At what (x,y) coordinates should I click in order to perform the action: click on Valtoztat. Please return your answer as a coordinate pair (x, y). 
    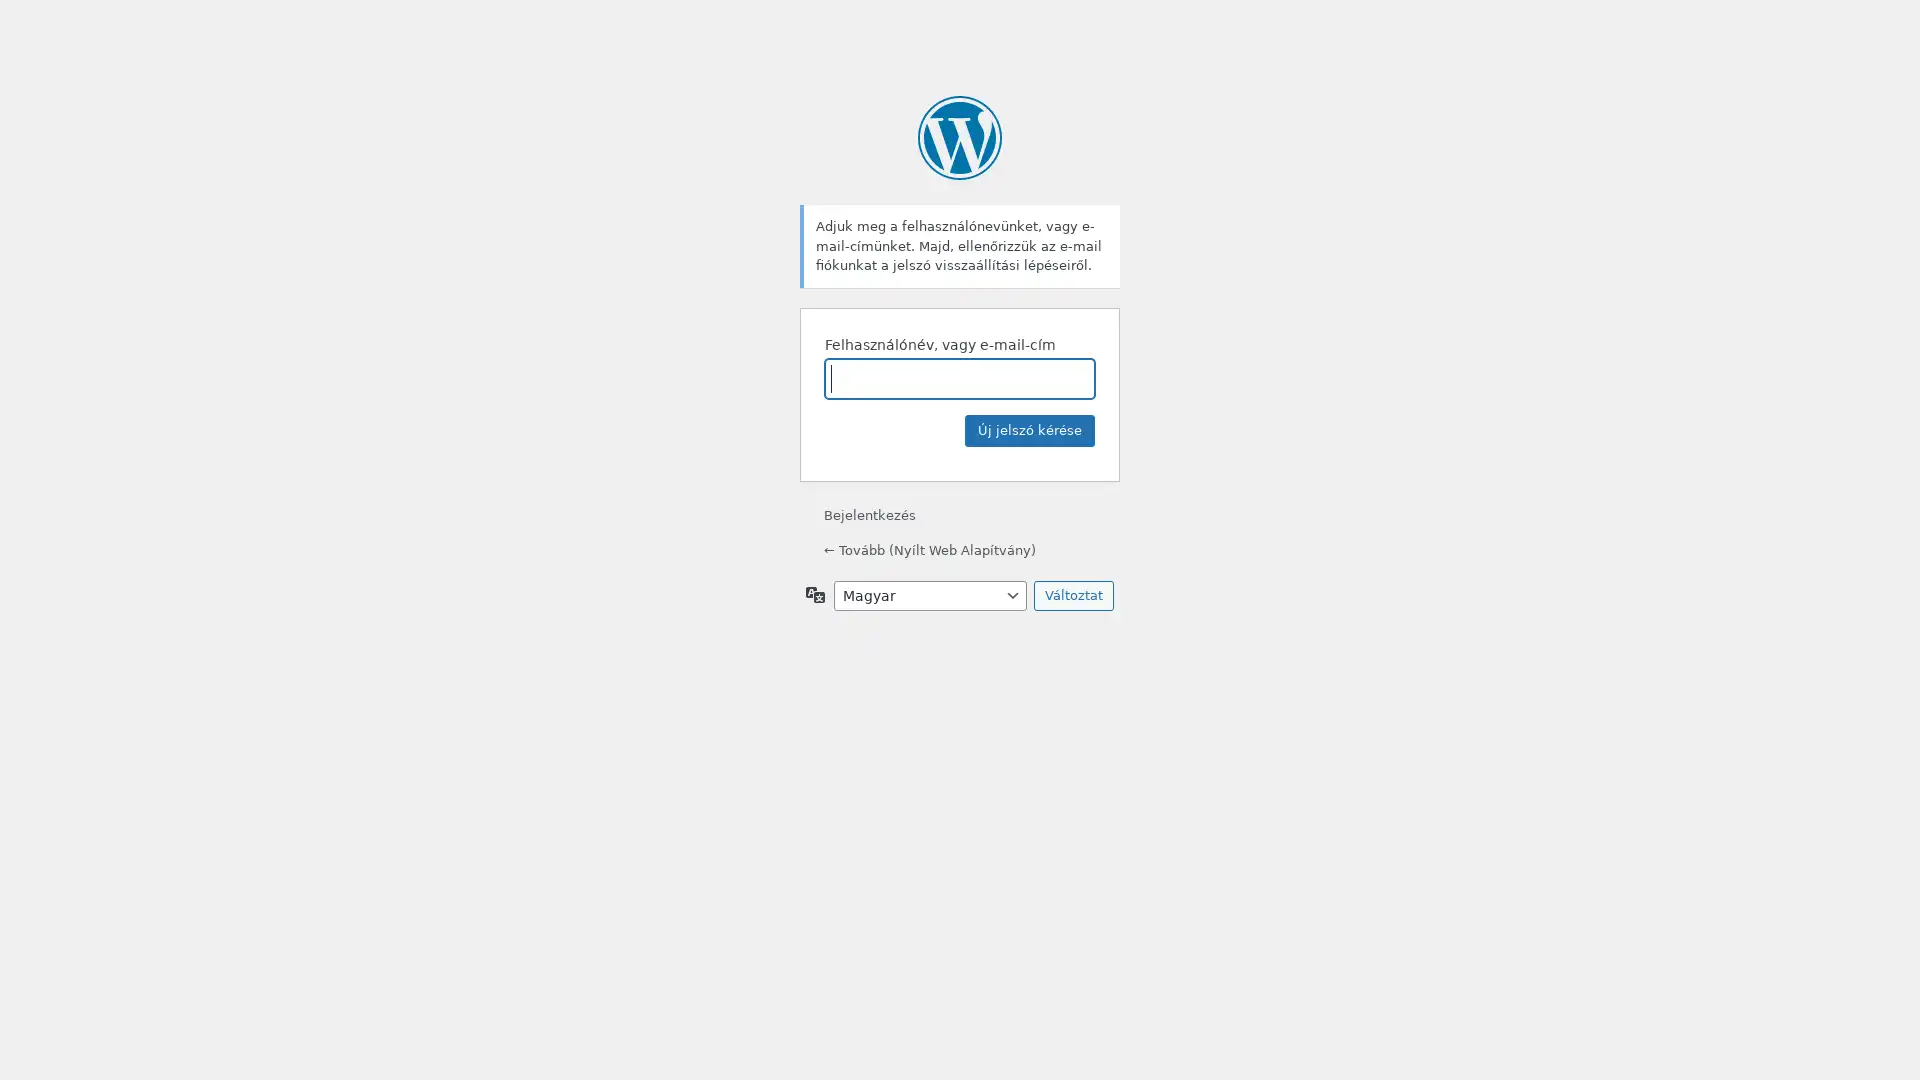
    Looking at the image, I should click on (1073, 593).